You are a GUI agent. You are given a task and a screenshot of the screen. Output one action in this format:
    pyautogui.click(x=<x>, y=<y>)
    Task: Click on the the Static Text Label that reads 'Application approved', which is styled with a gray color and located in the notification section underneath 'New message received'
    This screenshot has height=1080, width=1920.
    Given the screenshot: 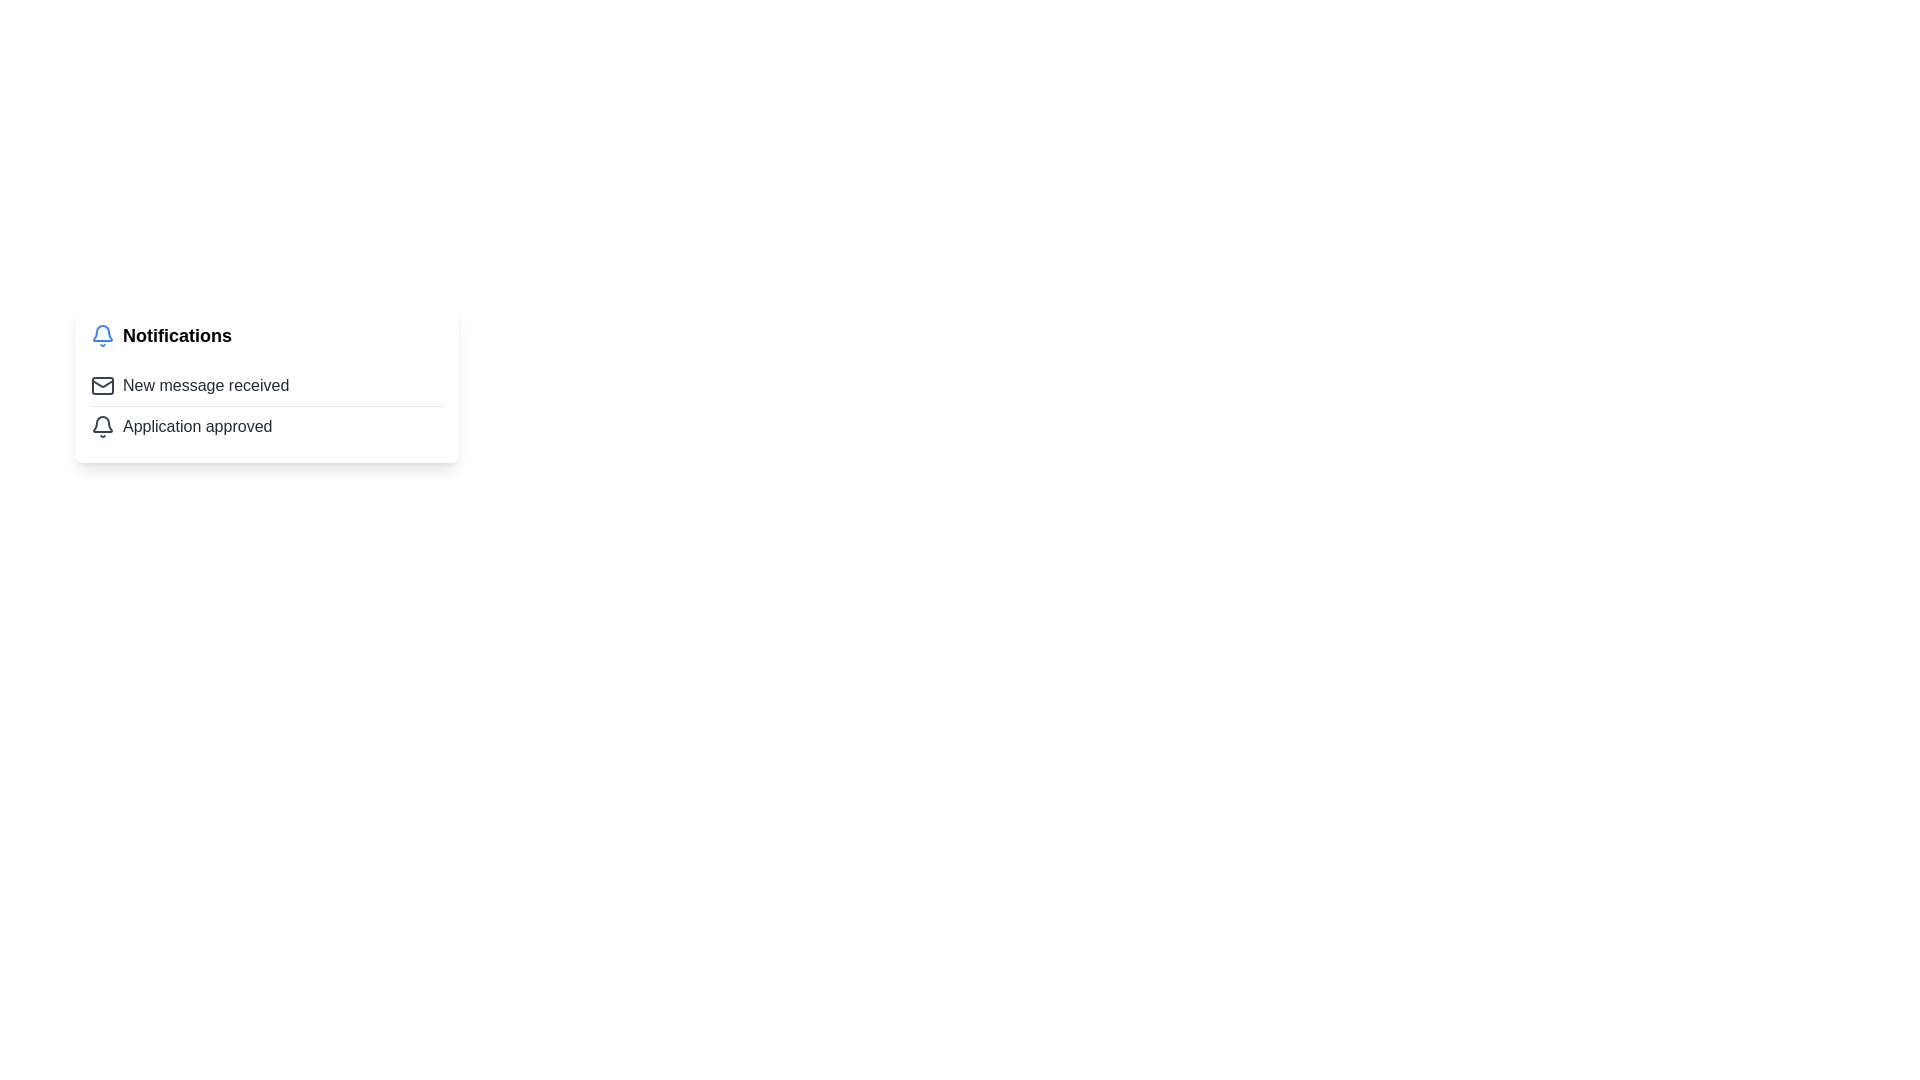 What is the action you would take?
    pyautogui.click(x=197, y=426)
    